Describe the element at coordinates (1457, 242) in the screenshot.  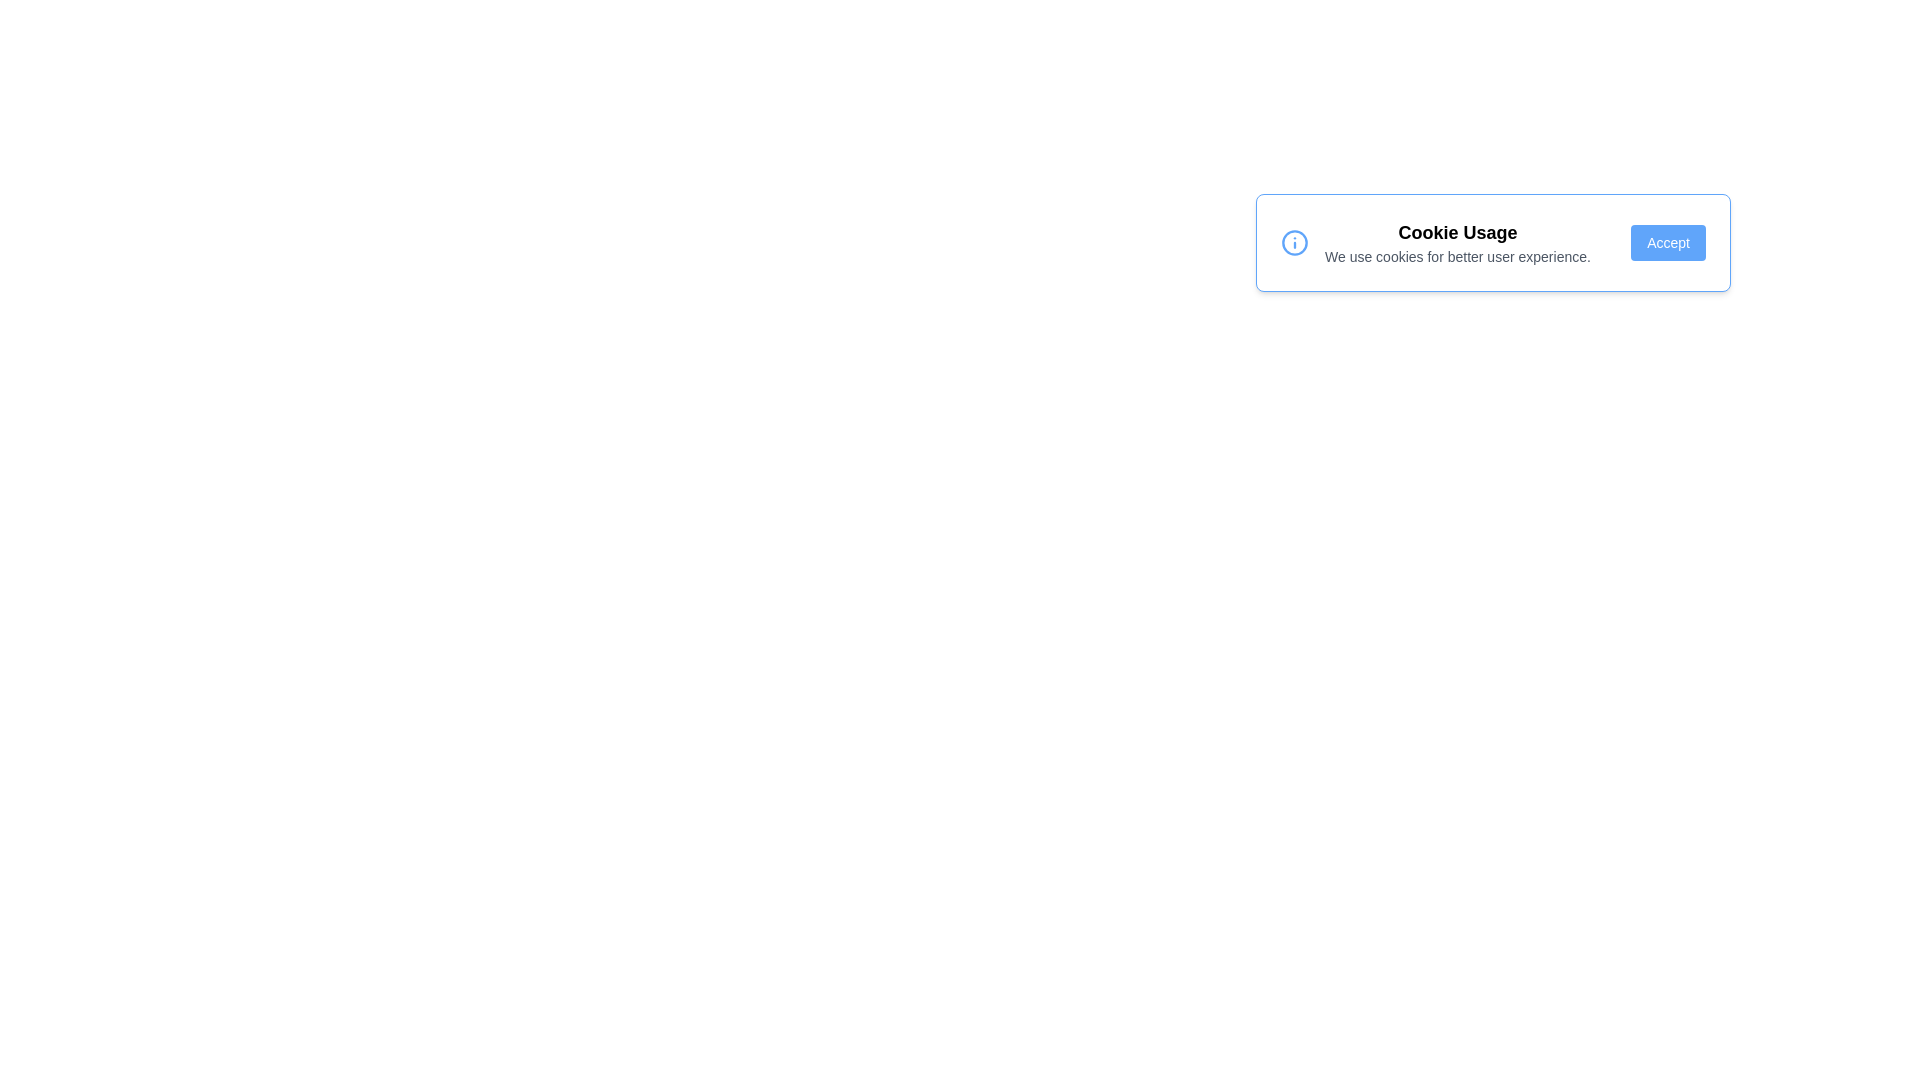
I see `the informational text block that displays the title 'Cookie Usage' and the subtitle 'We use cookies for better user experience.'` at that location.